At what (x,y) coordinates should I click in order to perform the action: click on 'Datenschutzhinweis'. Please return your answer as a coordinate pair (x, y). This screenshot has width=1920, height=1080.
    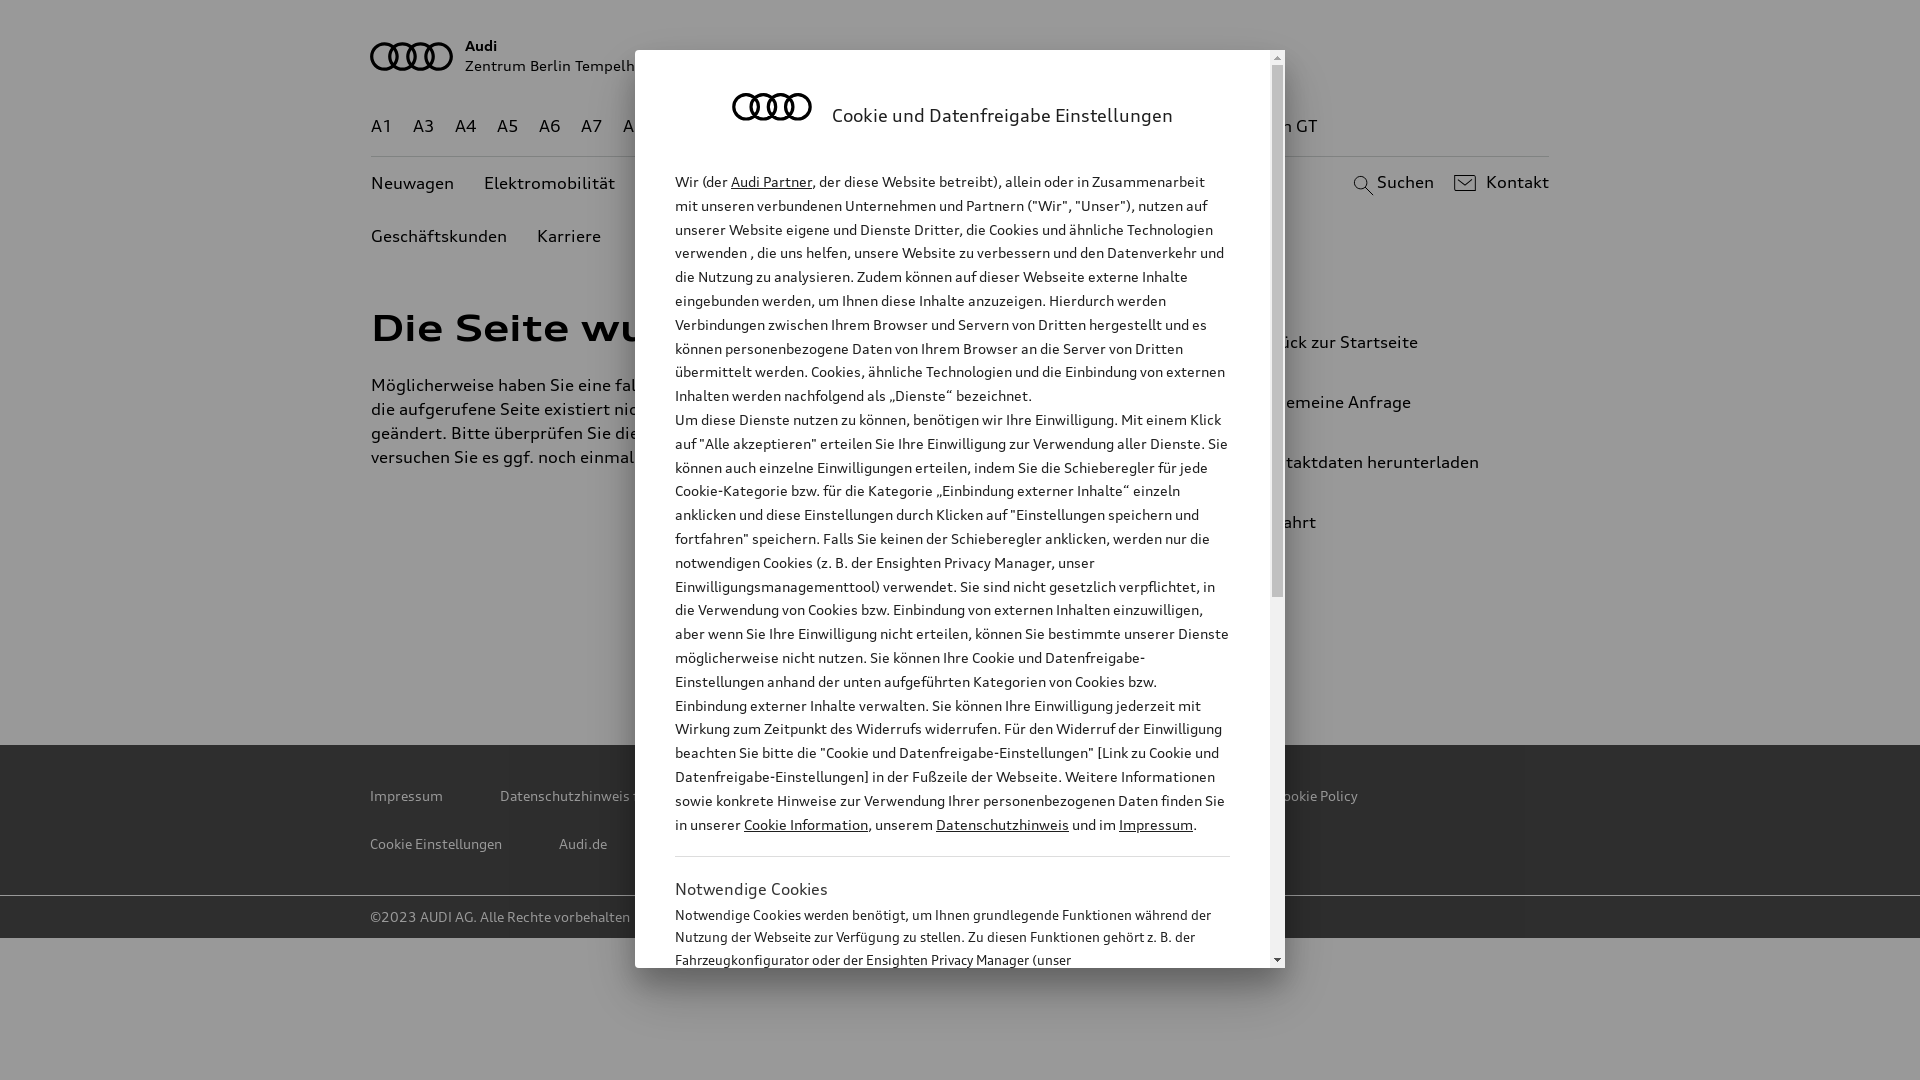
    Looking at the image, I should click on (1002, 824).